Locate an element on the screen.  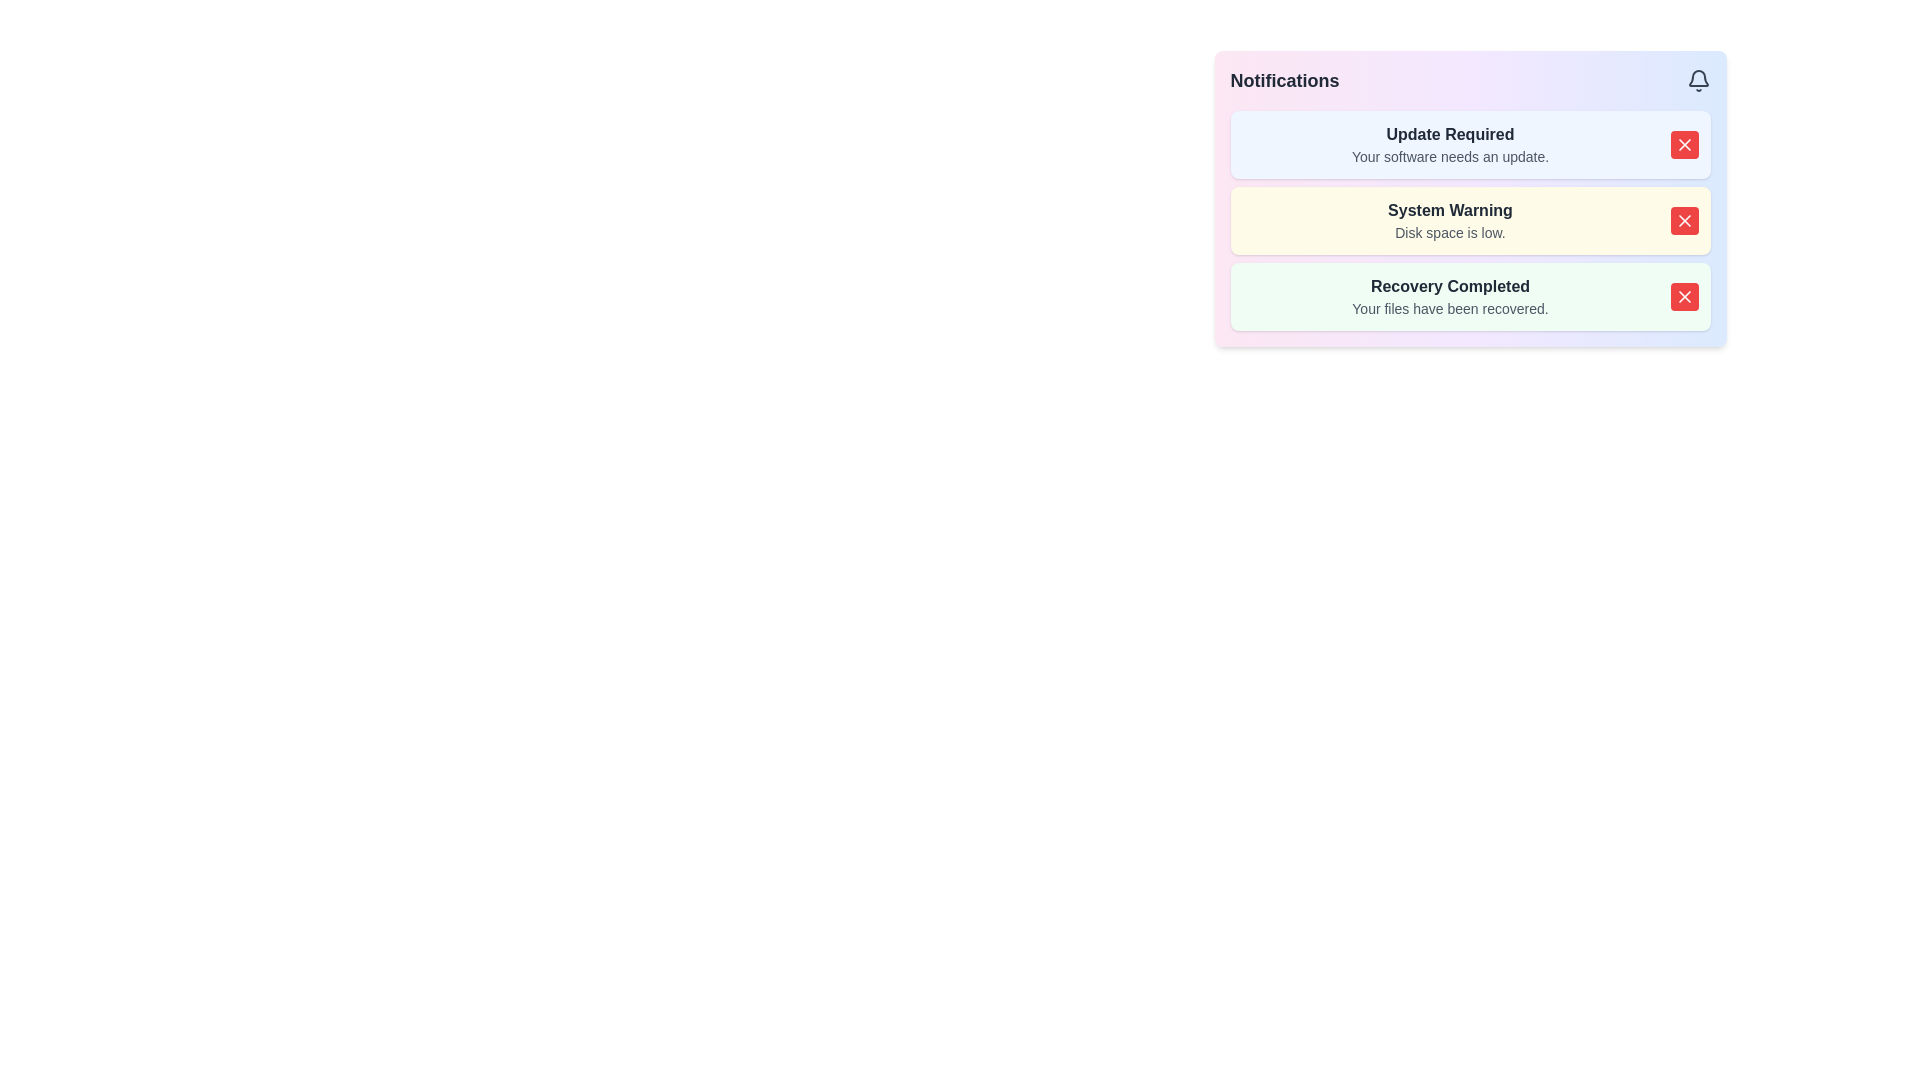
the confirmation message text label indicating successful file recovery, located within the 'Recovery Completed' notification box is located at coordinates (1450, 308).